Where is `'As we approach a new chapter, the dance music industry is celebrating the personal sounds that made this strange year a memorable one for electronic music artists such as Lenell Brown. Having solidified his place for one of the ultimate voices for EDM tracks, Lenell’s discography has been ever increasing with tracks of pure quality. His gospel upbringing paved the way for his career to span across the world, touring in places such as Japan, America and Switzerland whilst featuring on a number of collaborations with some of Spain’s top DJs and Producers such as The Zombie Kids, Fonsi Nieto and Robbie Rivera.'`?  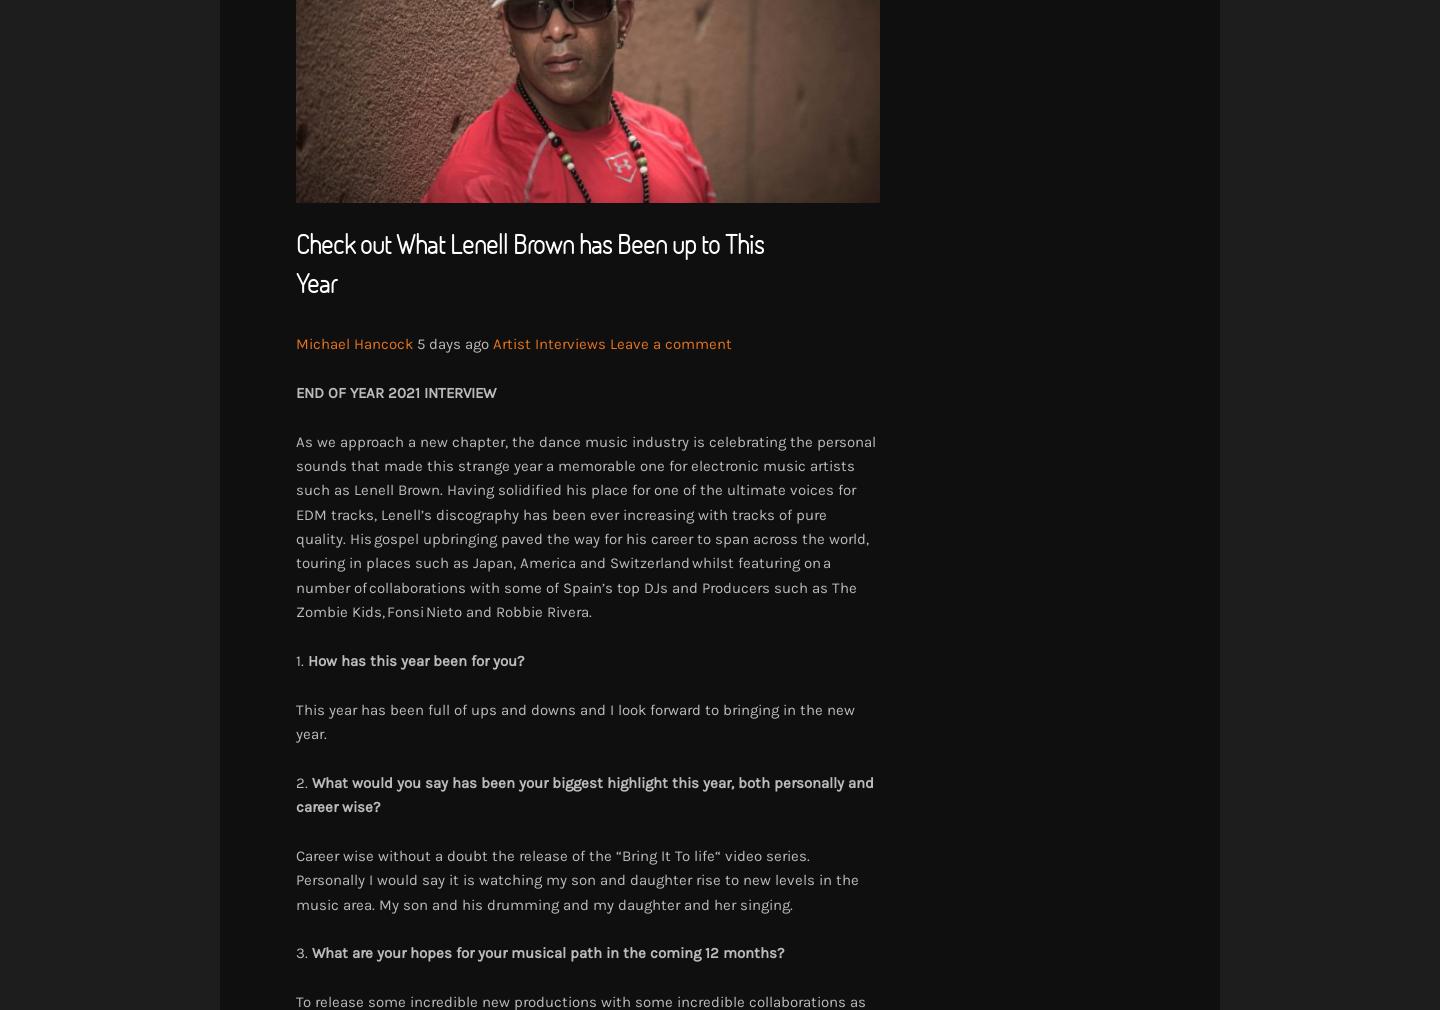
'As we approach a new chapter, the dance music industry is celebrating the personal sounds that made this strange year a memorable one for electronic music artists such as Lenell Brown. Having solidified his place for one of the ultimate voices for EDM tracks, Lenell’s discography has been ever increasing with tracks of pure quality. His gospel upbringing paved the way for his career to span across the world, touring in places such as Japan, America and Switzerland whilst featuring on a number of collaborations with some of Spain’s top DJs and Producers such as The Zombie Kids, Fonsi Nieto and Robbie Rivera.' is located at coordinates (585, 525).